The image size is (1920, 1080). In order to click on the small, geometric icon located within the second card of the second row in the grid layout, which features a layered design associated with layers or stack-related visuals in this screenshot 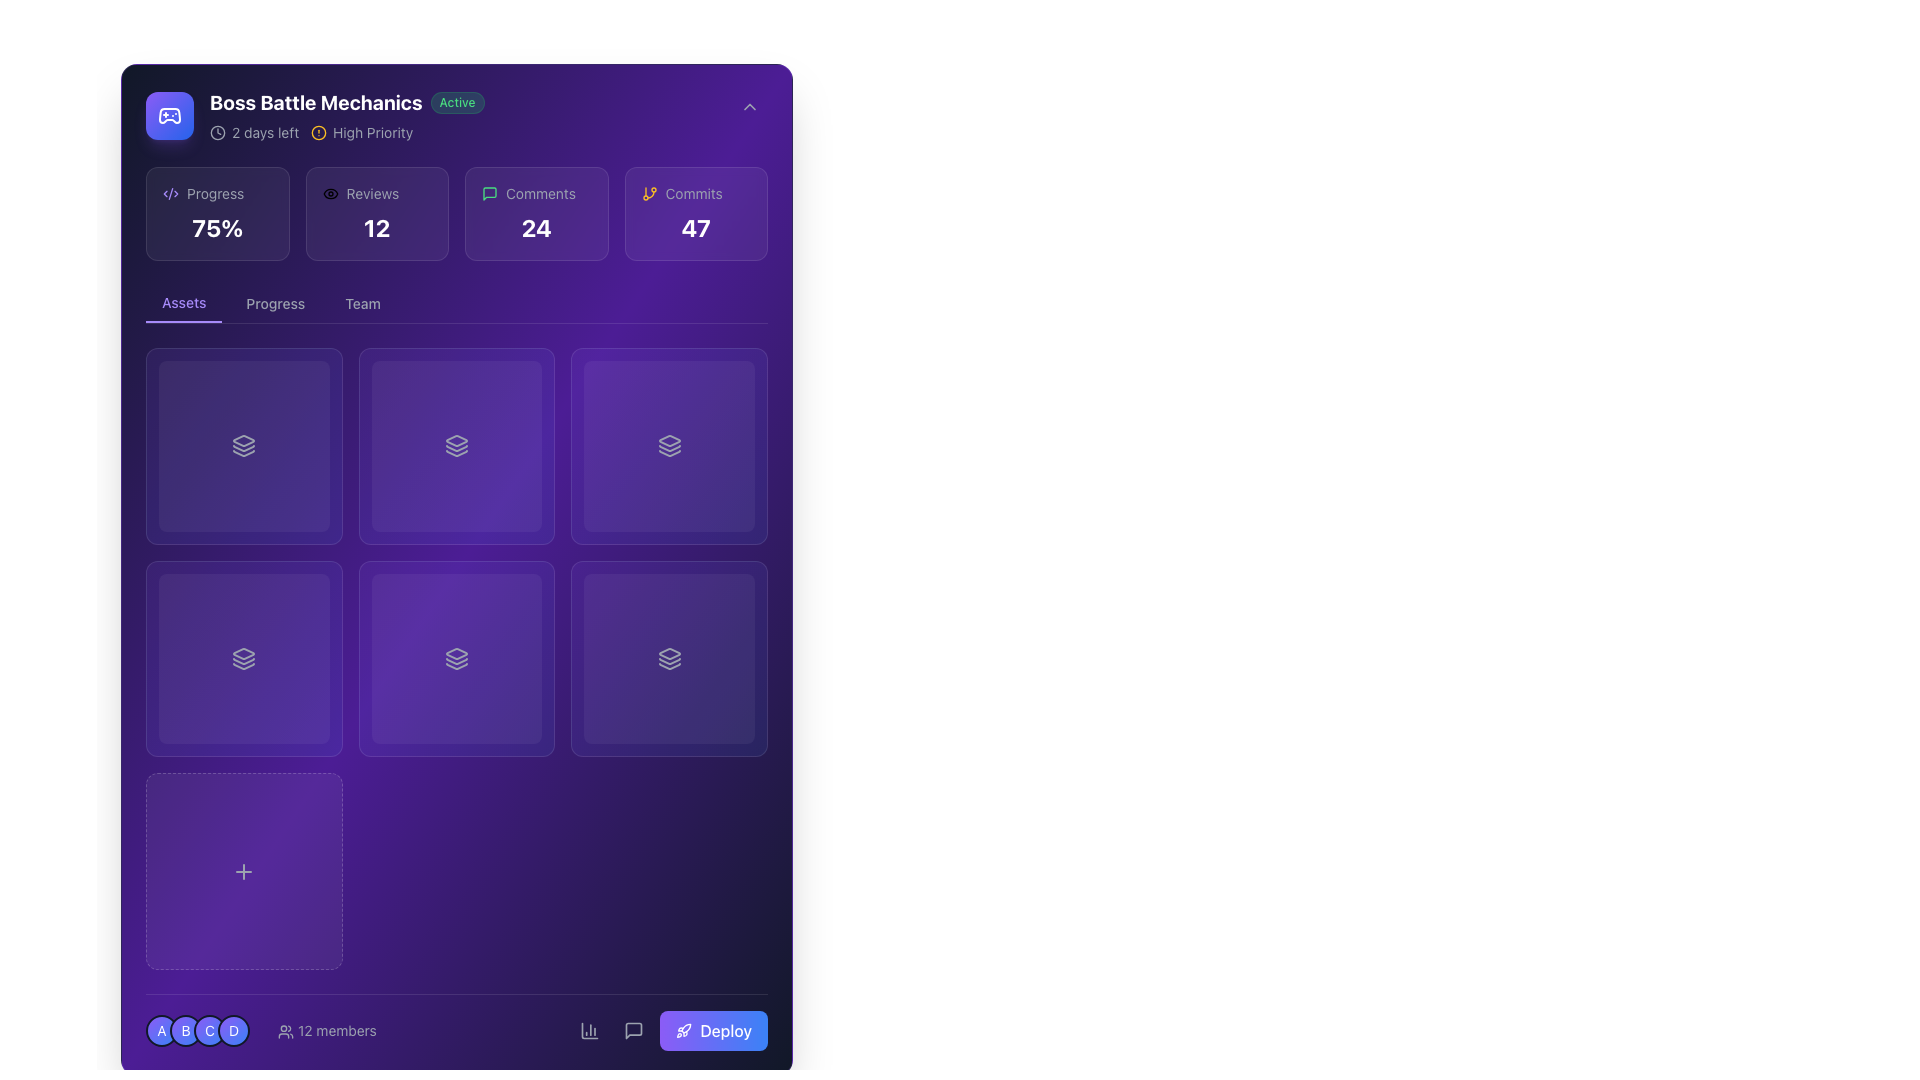, I will do `click(455, 447)`.